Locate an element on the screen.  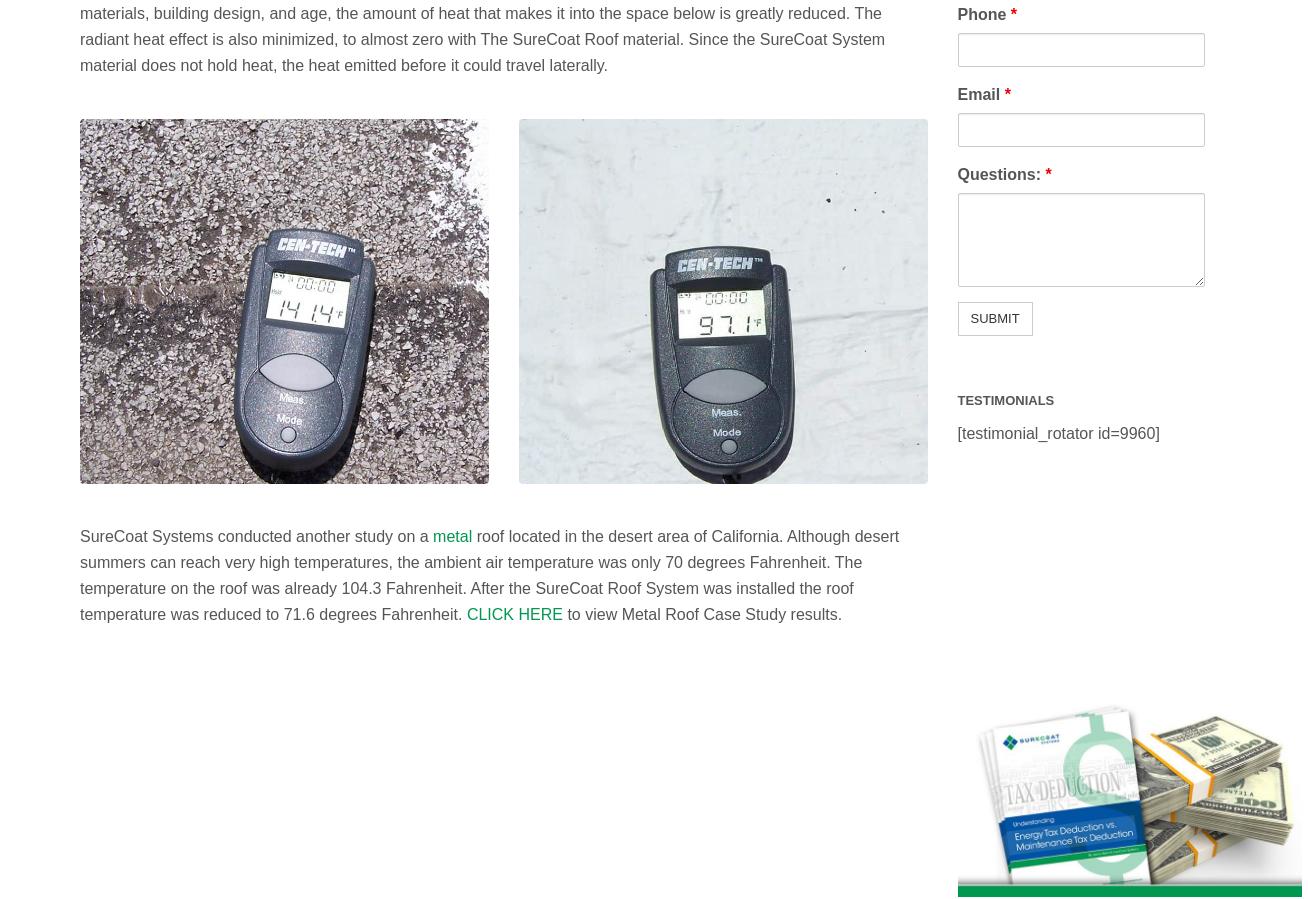
'roof located in the desert area of California. Although desert summers can reach very high temperatures, the ambient air temperature was only 70 degrees Fahrenheit. The temperature on the roof was already 104.3 Fahrenheit. After the SureCoat Roof System was installed the roof temperature was reduced to 71.6 degrees Fahrenheit.' is located at coordinates (488, 574).